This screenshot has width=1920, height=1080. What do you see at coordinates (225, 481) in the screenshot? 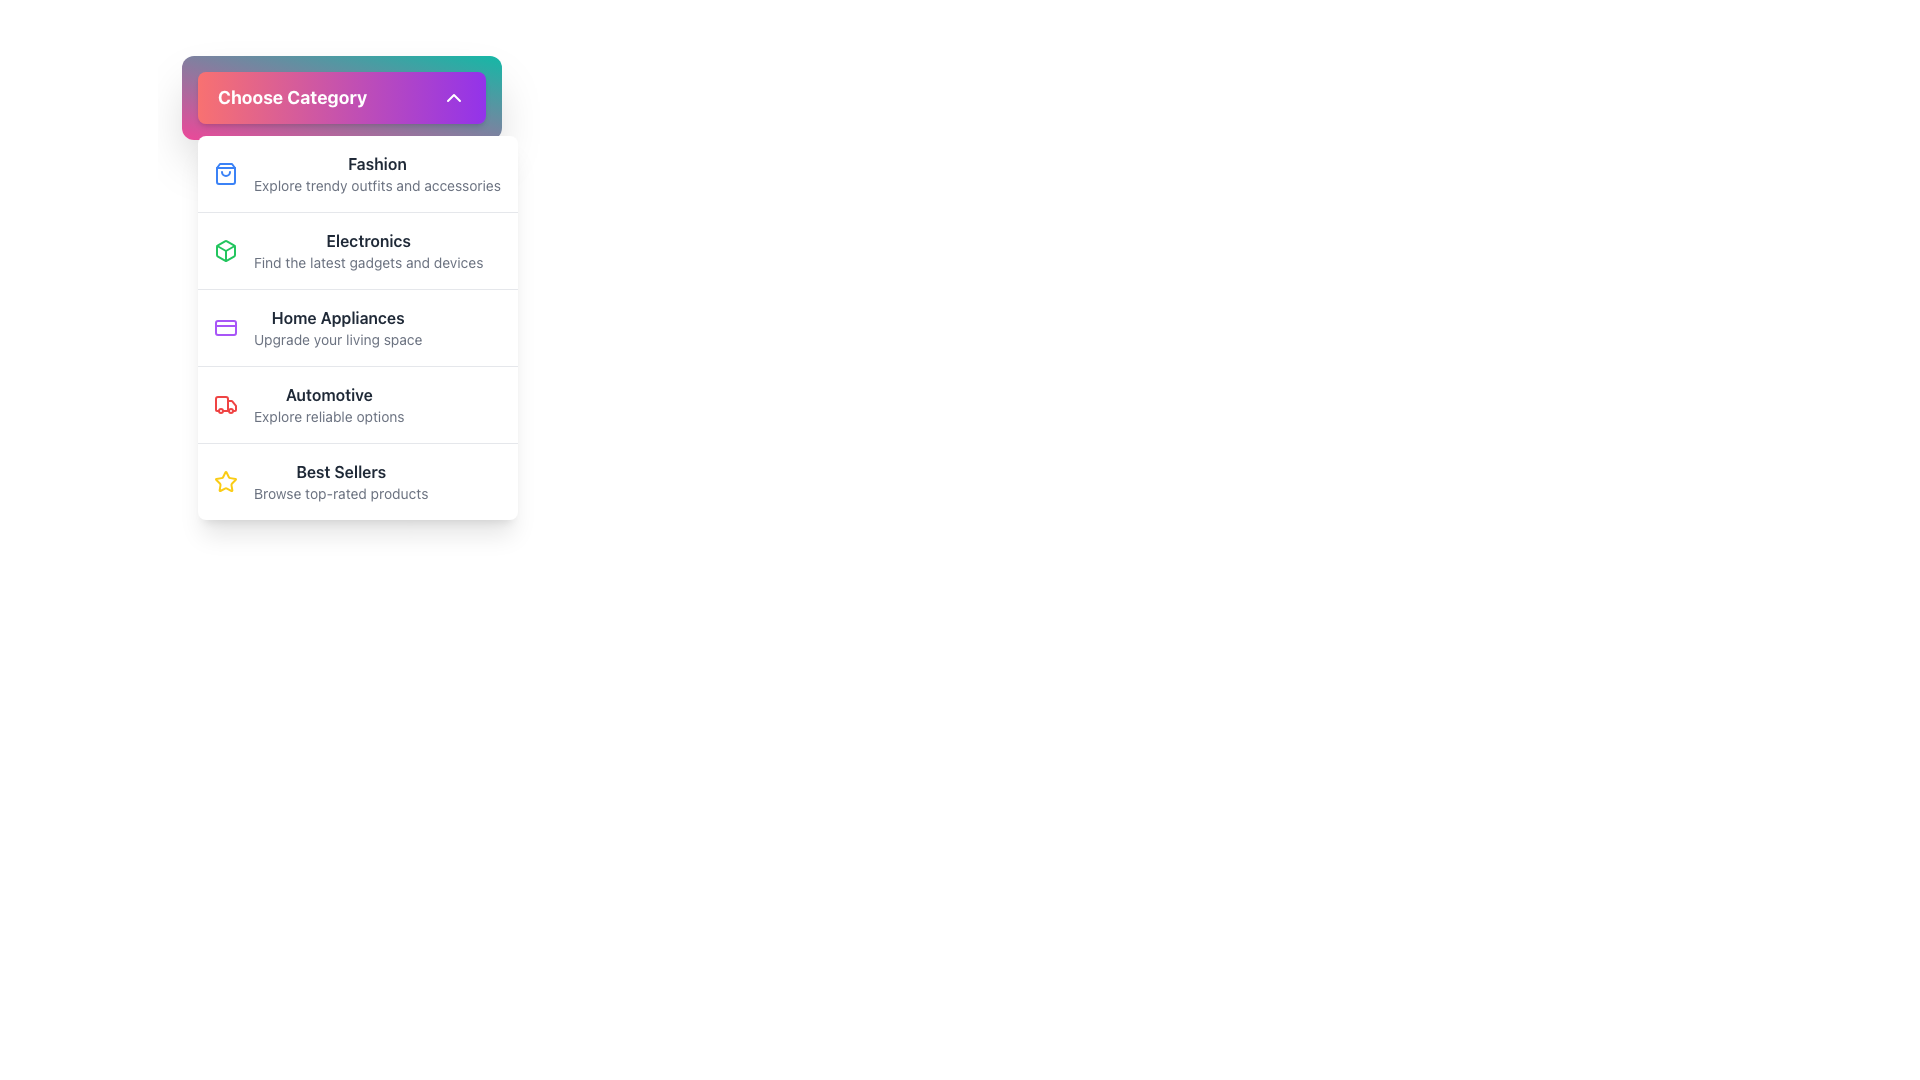
I see `the purpose of the star icon located in the 'Choose Category' dropdown menu, which symbolizes the 'Best Sellers' section` at bounding box center [225, 481].